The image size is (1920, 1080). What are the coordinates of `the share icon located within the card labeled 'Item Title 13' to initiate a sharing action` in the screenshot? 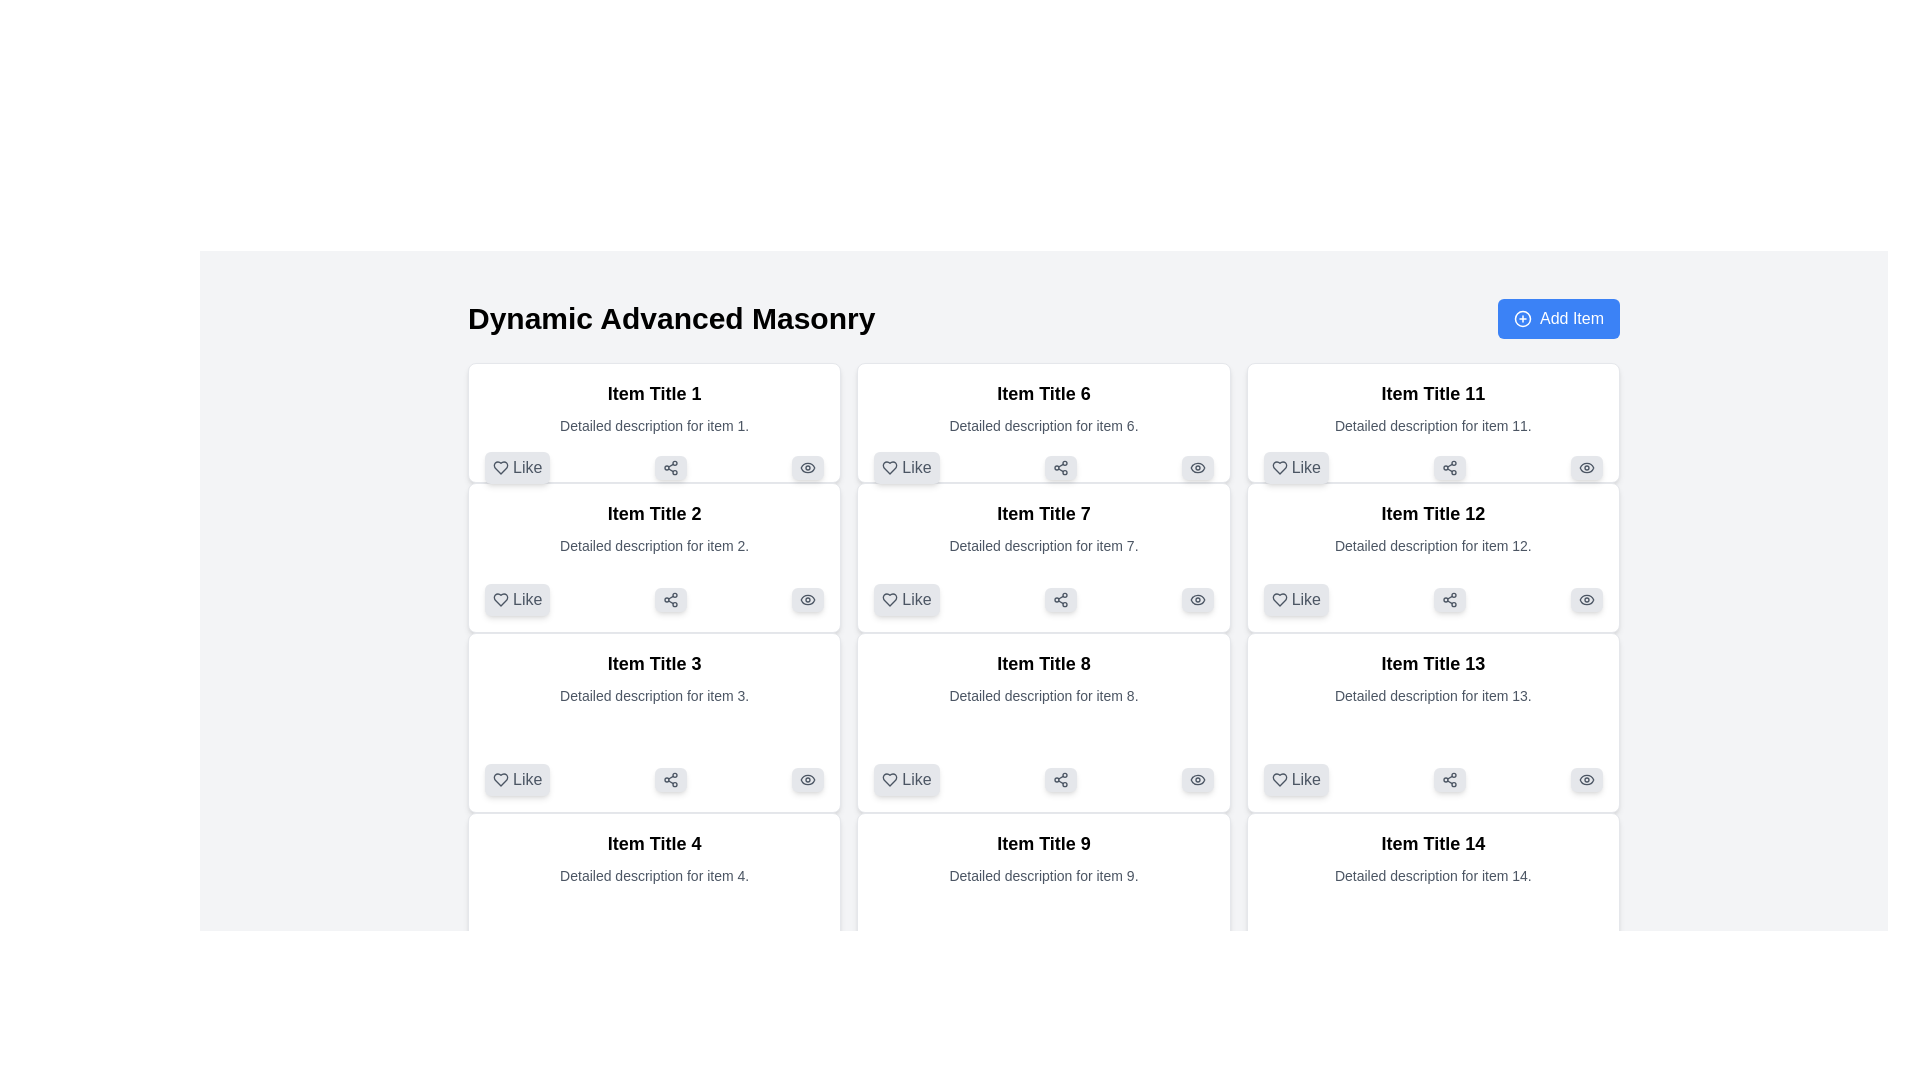 It's located at (1449, 778).